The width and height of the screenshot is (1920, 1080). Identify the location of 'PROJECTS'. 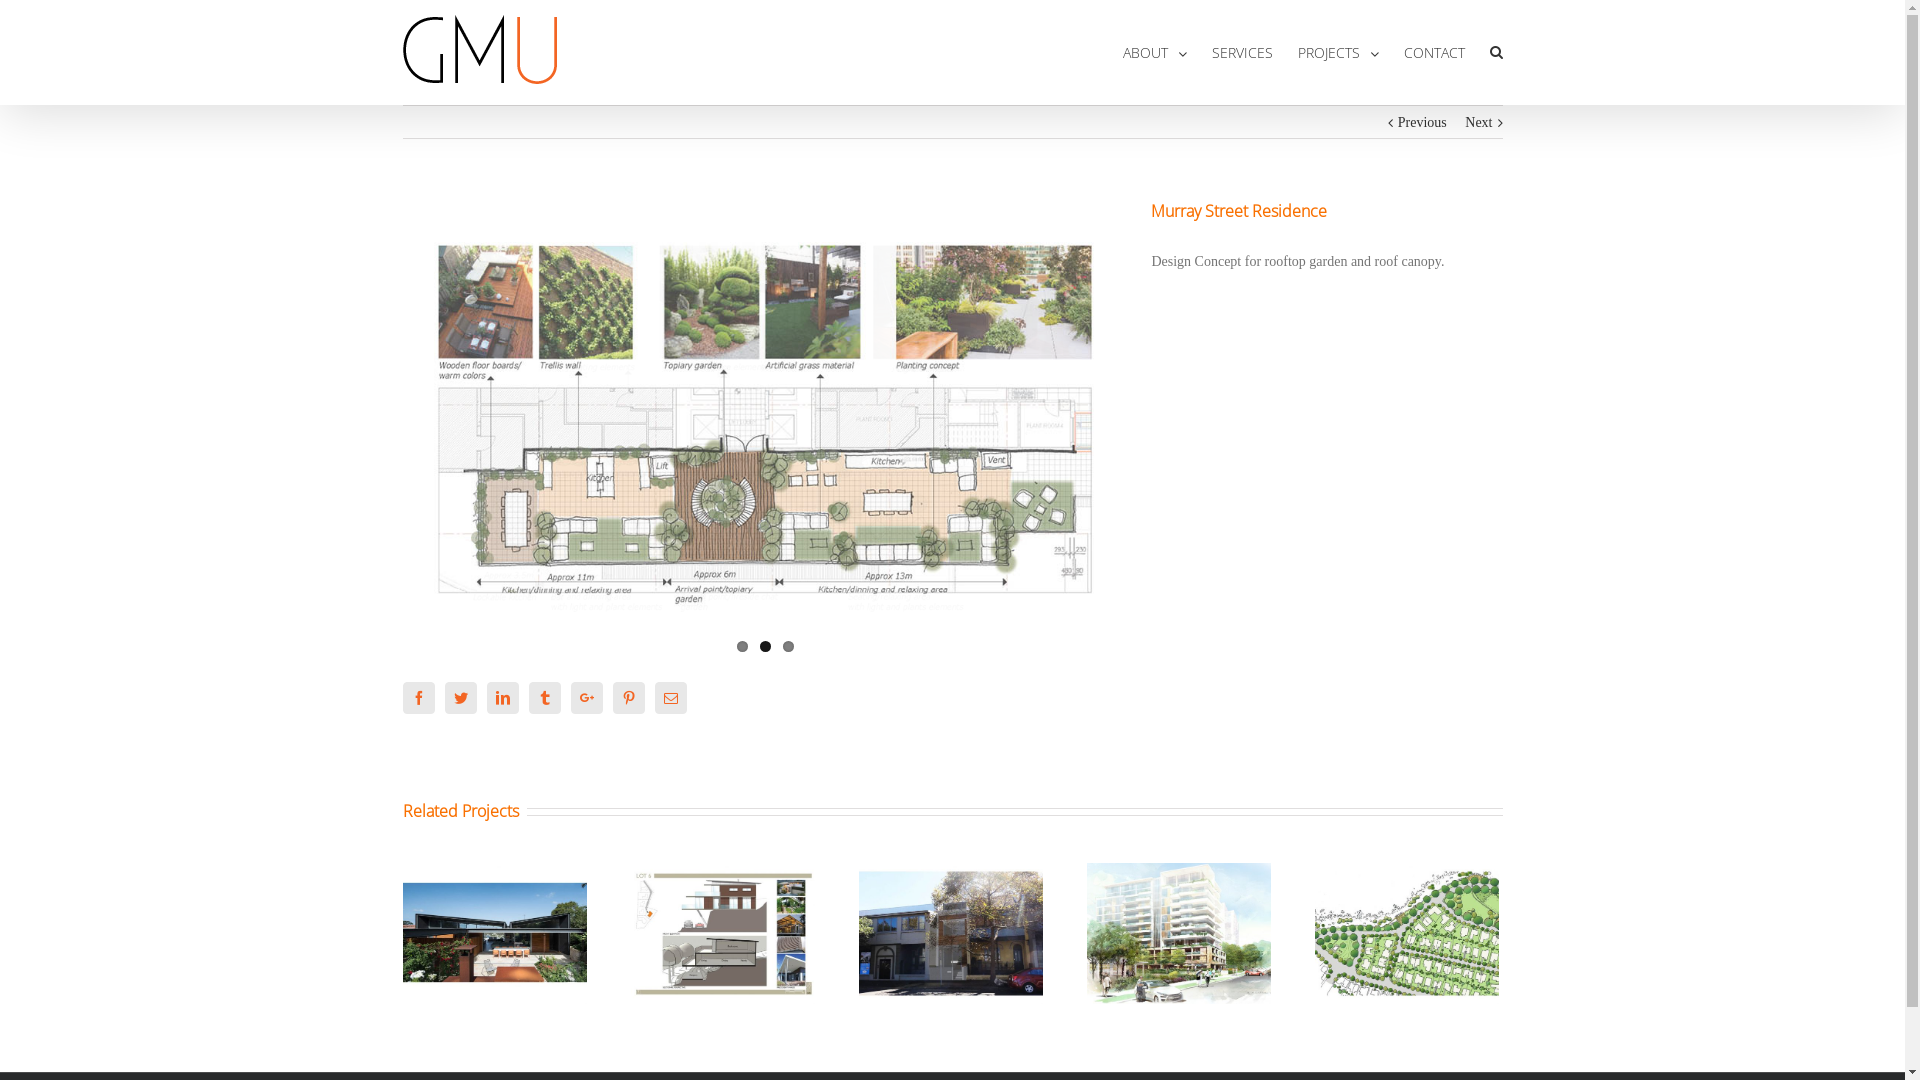
(1338, 51).